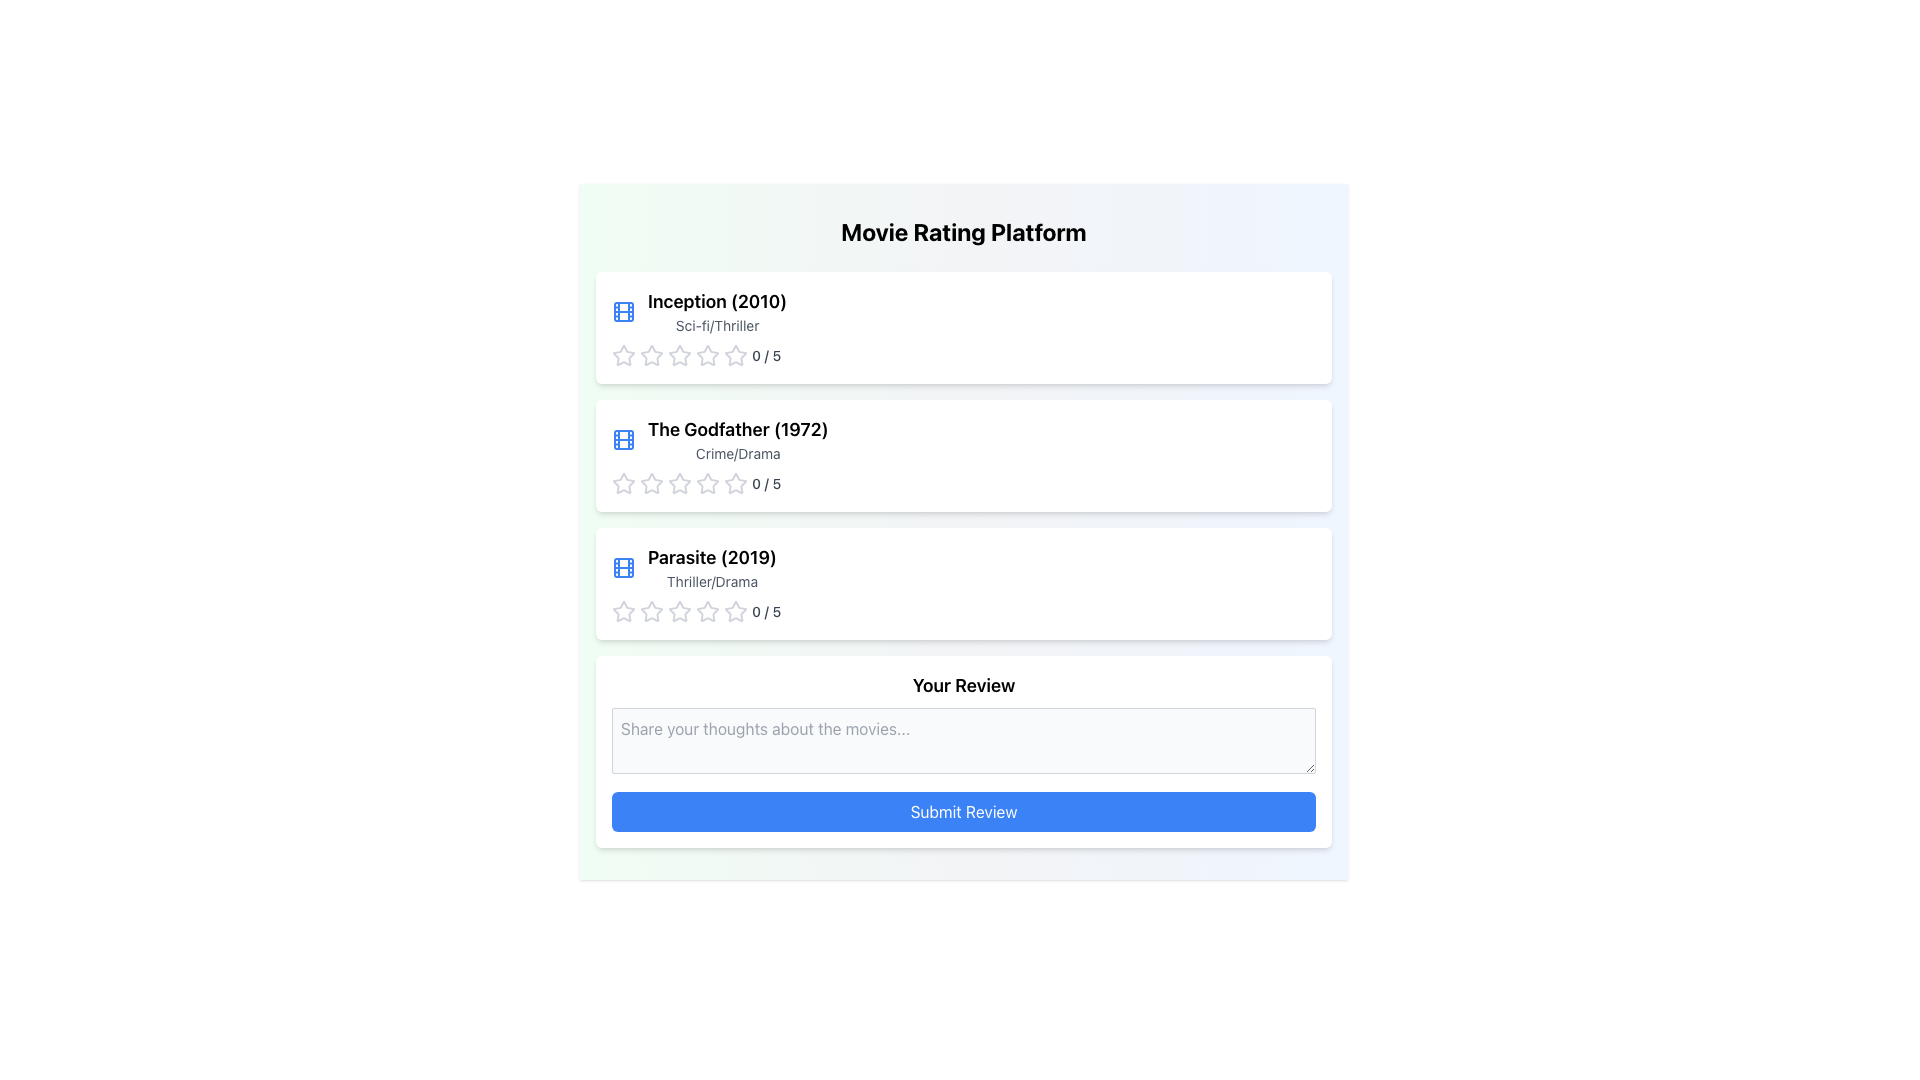 Image resolution: width=1920 pixels, height=1080 pixels. Describe the element at coordinates (712, 582) in the screenshot. I see `the text label displaying the genre information for the movie 'Parasite (2019)', located directly below the title in the third entry of the movie list` at that location.